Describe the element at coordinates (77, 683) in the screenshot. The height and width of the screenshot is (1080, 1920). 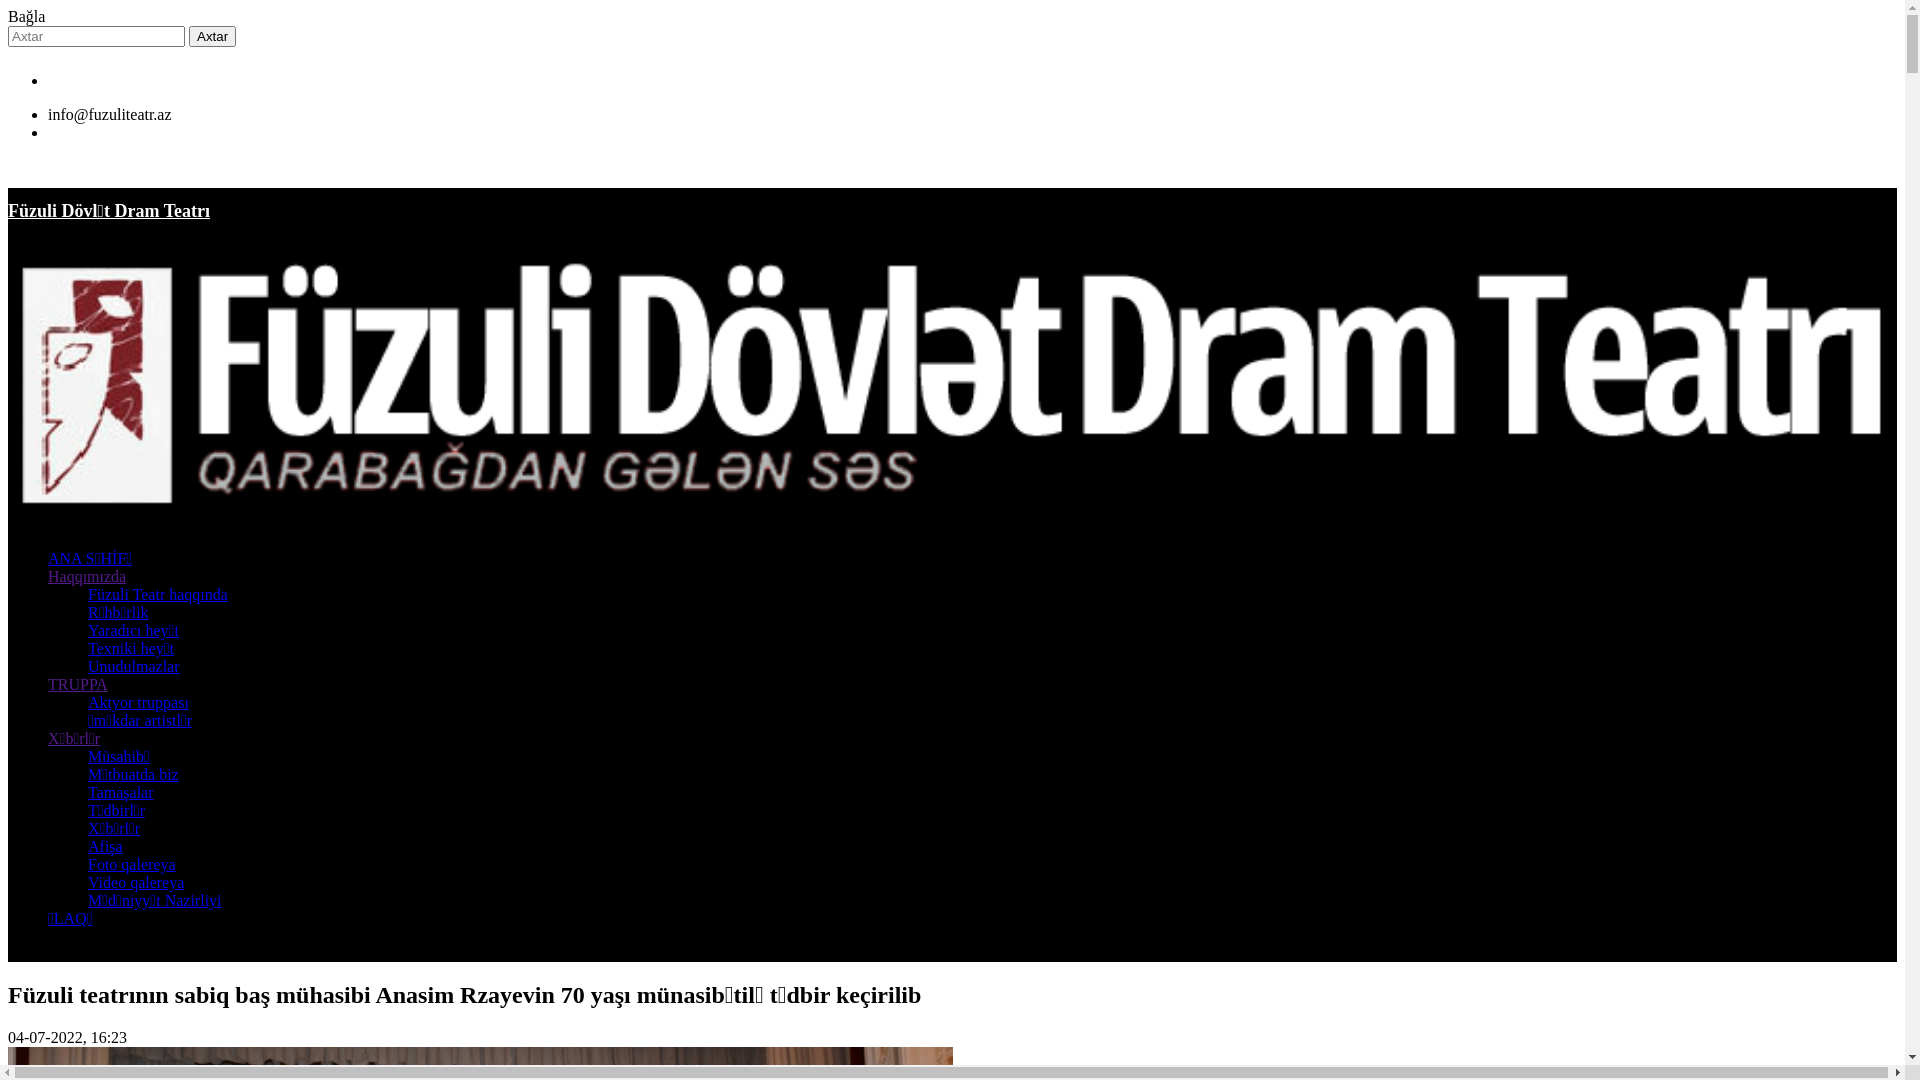
I see `'TRUPPA'` at that location.